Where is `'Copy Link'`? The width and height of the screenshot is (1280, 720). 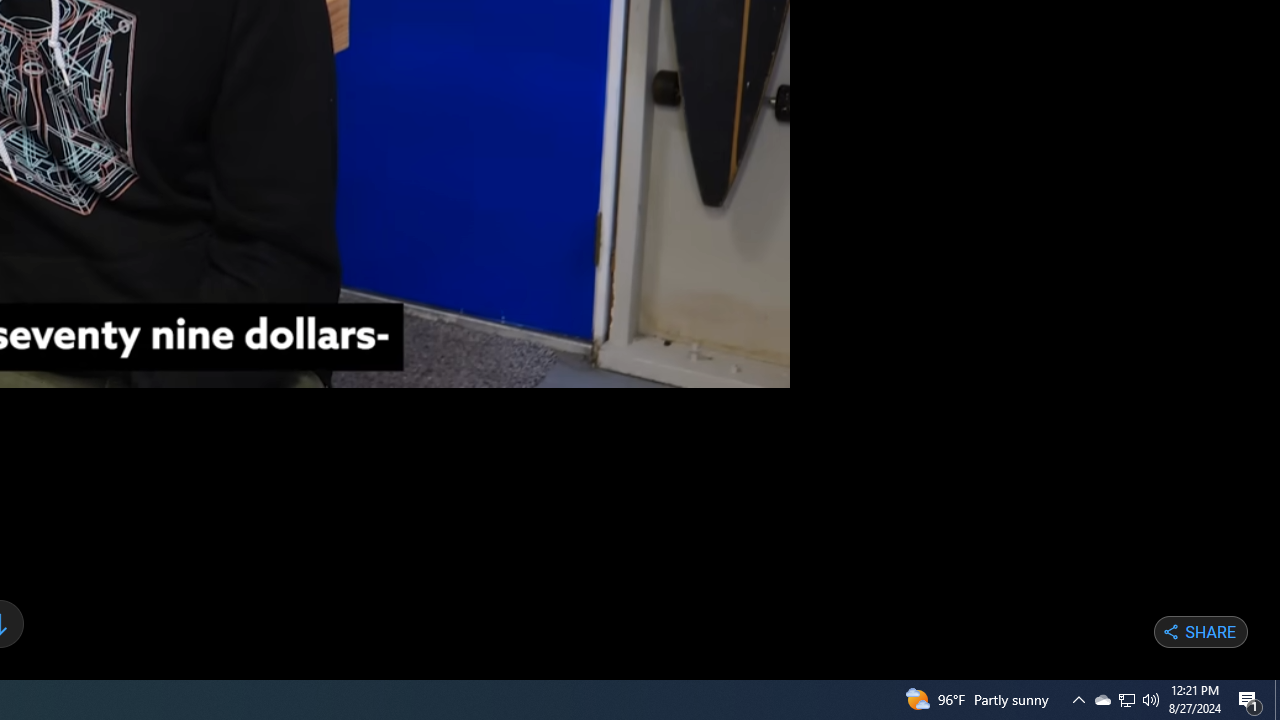 'Copy Link' is located at coordinates (1147, 631).